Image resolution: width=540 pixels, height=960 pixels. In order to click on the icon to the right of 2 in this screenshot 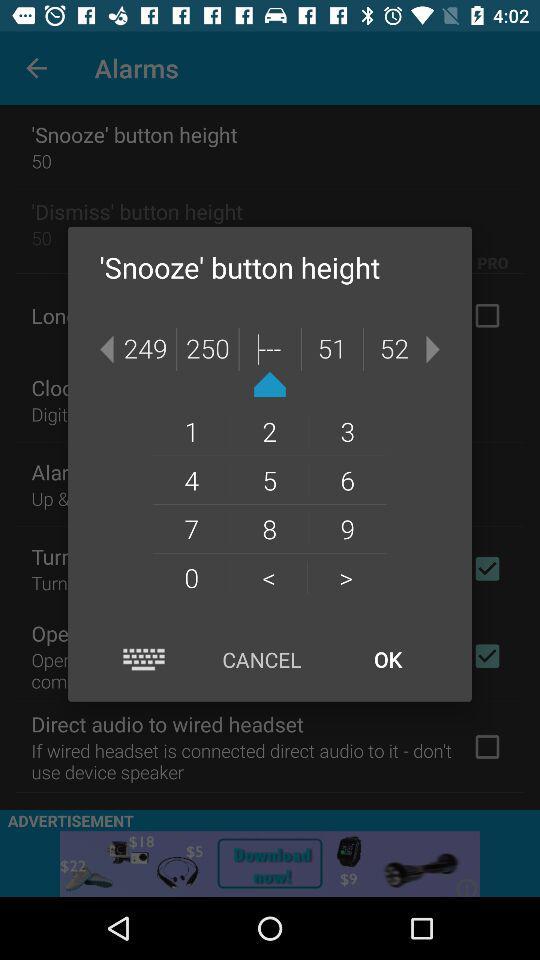, I will do `click(346, 431)`.